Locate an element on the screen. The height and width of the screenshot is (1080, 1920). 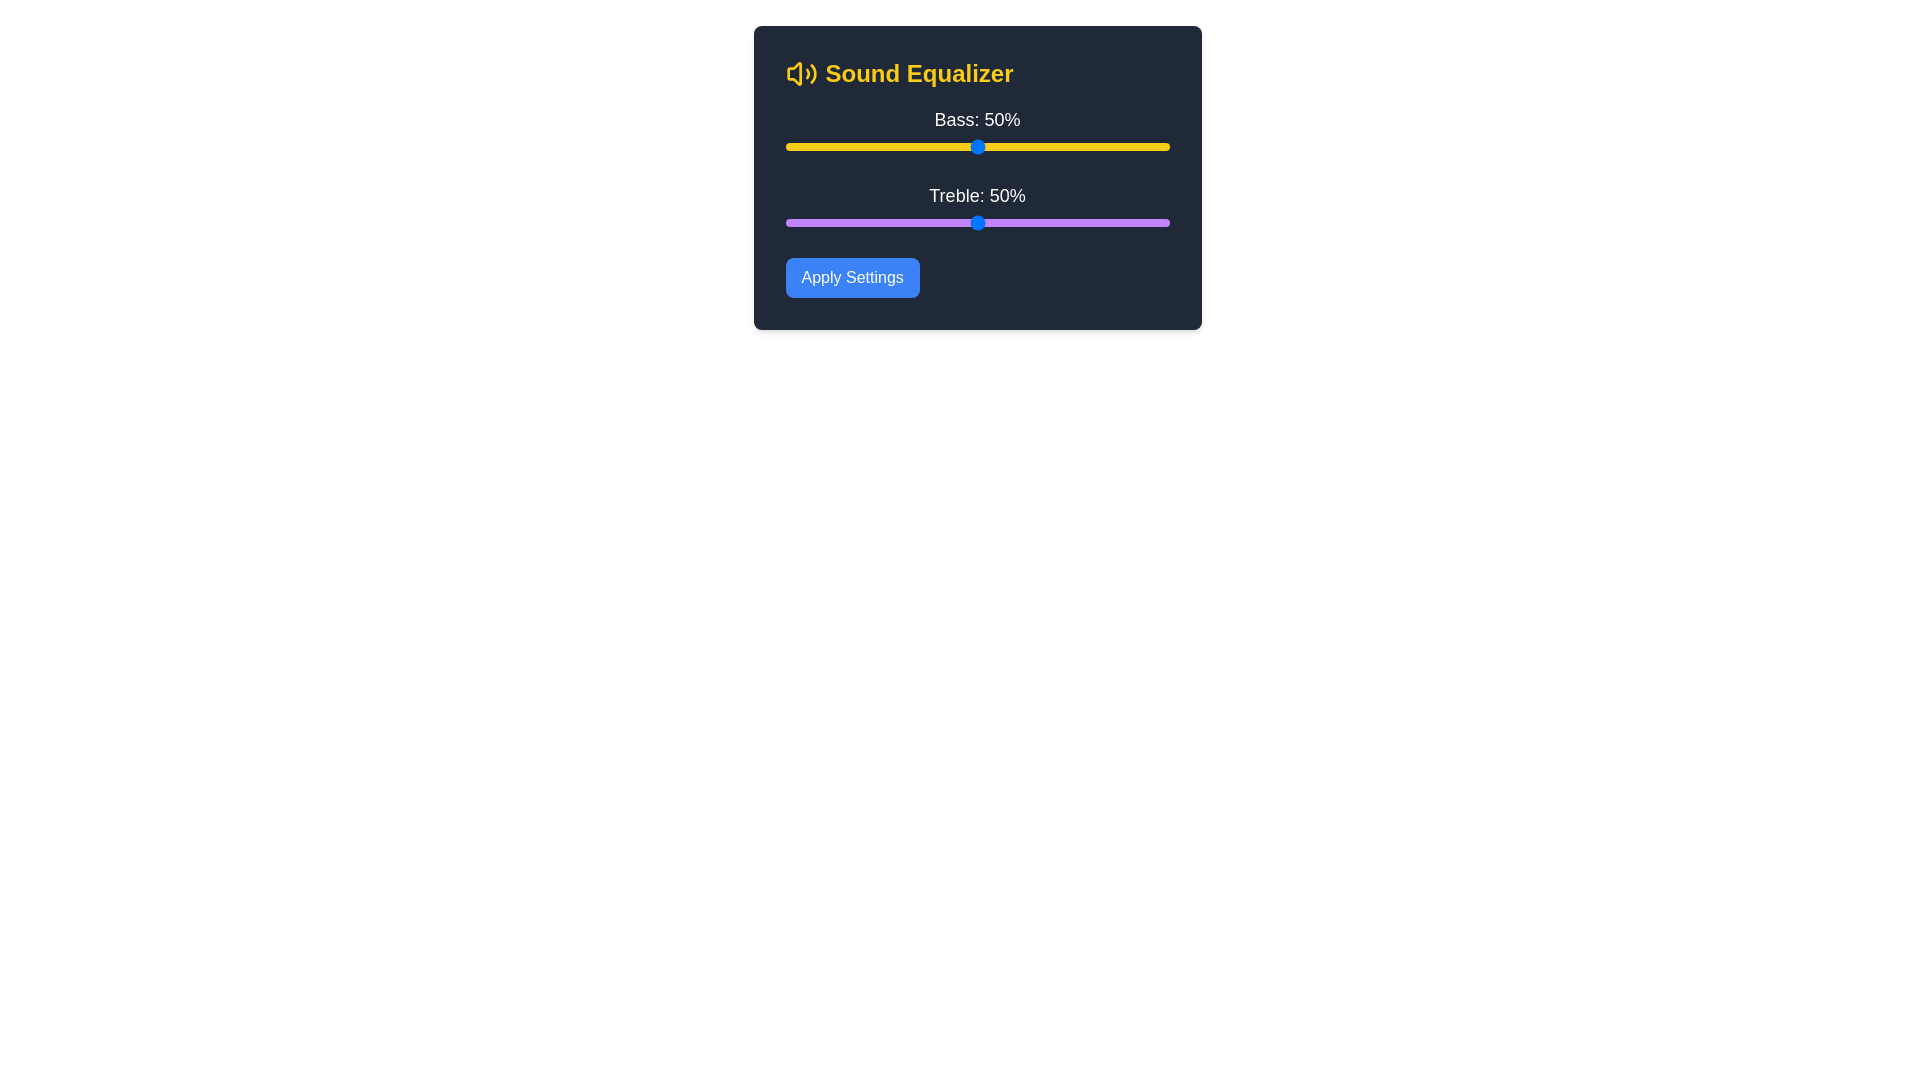
the treble slider to 95% is located at coordinates (1150, 223).